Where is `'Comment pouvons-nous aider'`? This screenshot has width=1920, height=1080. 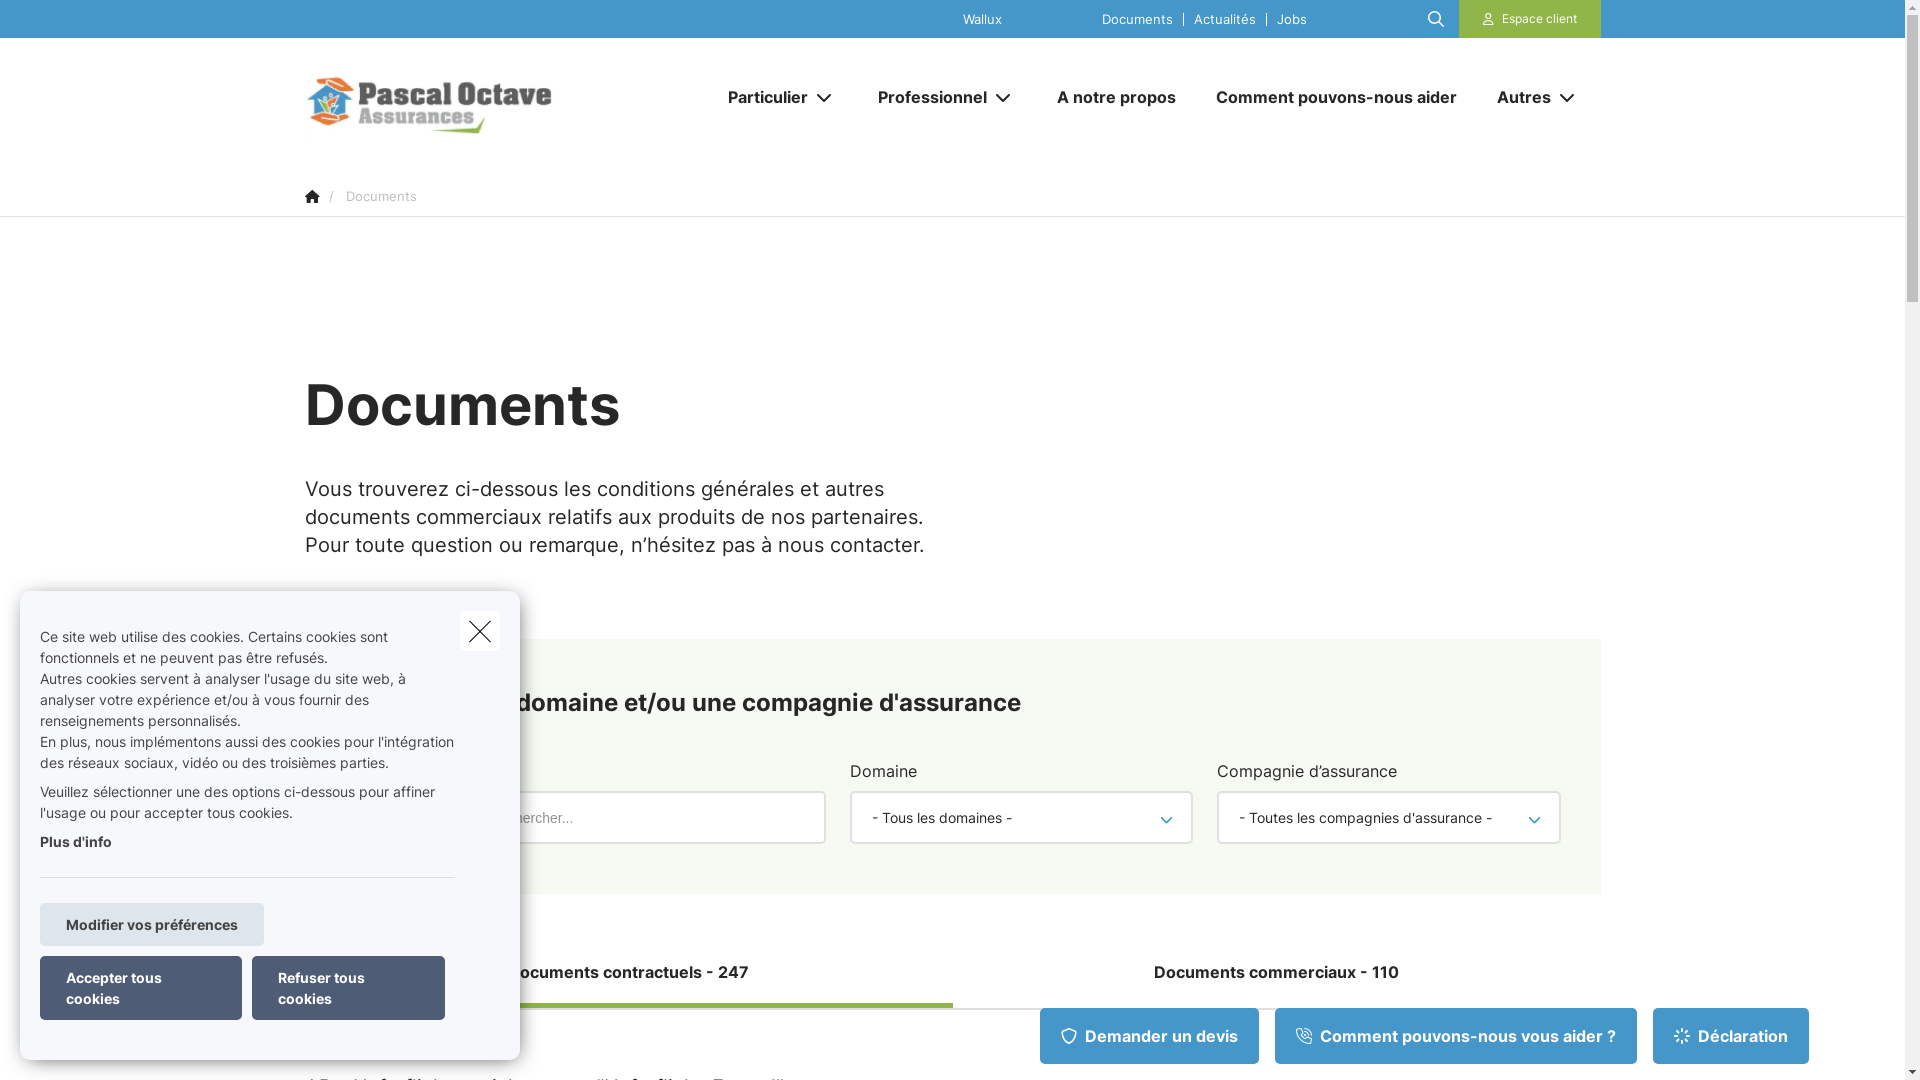 'Comment pouvons-nous aider' is located at coordinates (1336, 96).